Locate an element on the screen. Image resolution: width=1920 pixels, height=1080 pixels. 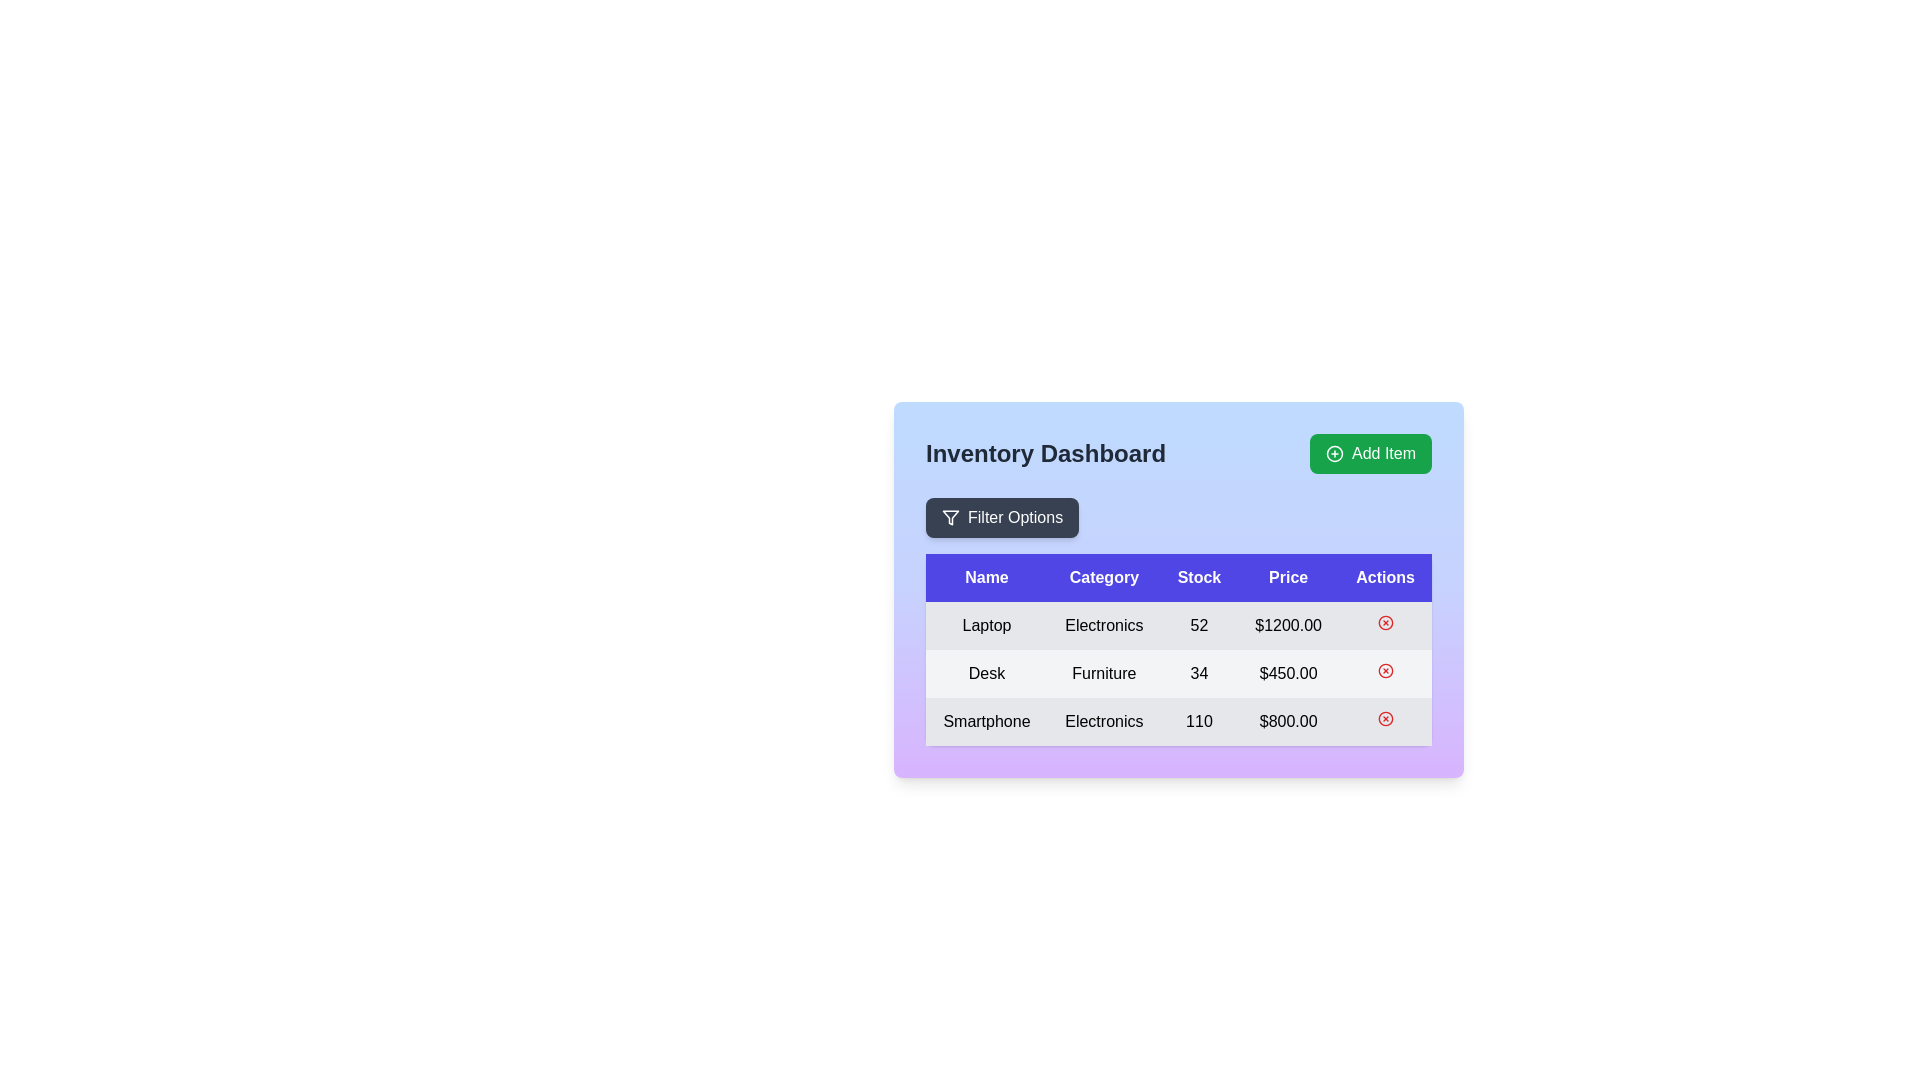
the second row of the inventory table, which contains the information 'Desk', 'Furniture', '34', and '$450.00', for reordering is located at coordinates (1179, 674).